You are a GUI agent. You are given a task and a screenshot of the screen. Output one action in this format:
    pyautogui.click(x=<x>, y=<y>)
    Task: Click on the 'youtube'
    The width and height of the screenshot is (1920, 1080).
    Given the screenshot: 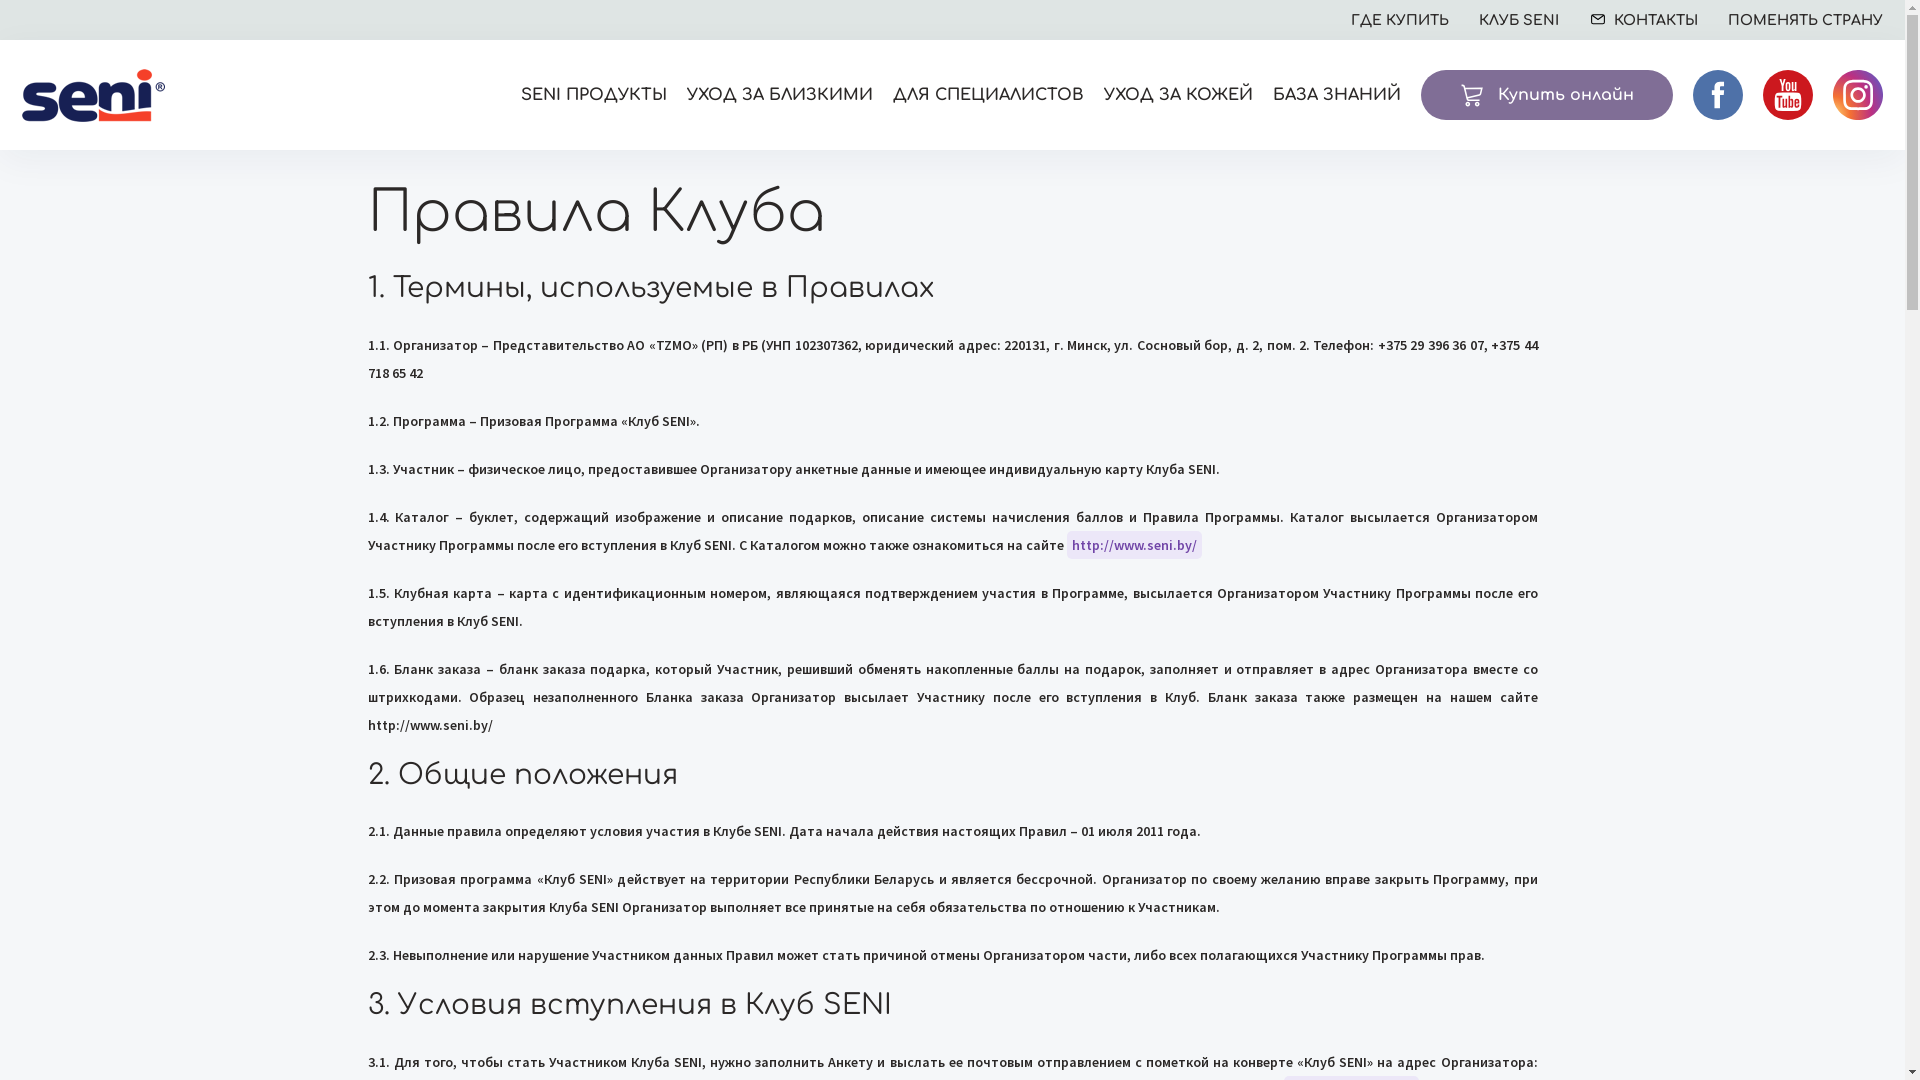 What is the action you would take?
    pyautogui.click(x=1762, y=95)
    